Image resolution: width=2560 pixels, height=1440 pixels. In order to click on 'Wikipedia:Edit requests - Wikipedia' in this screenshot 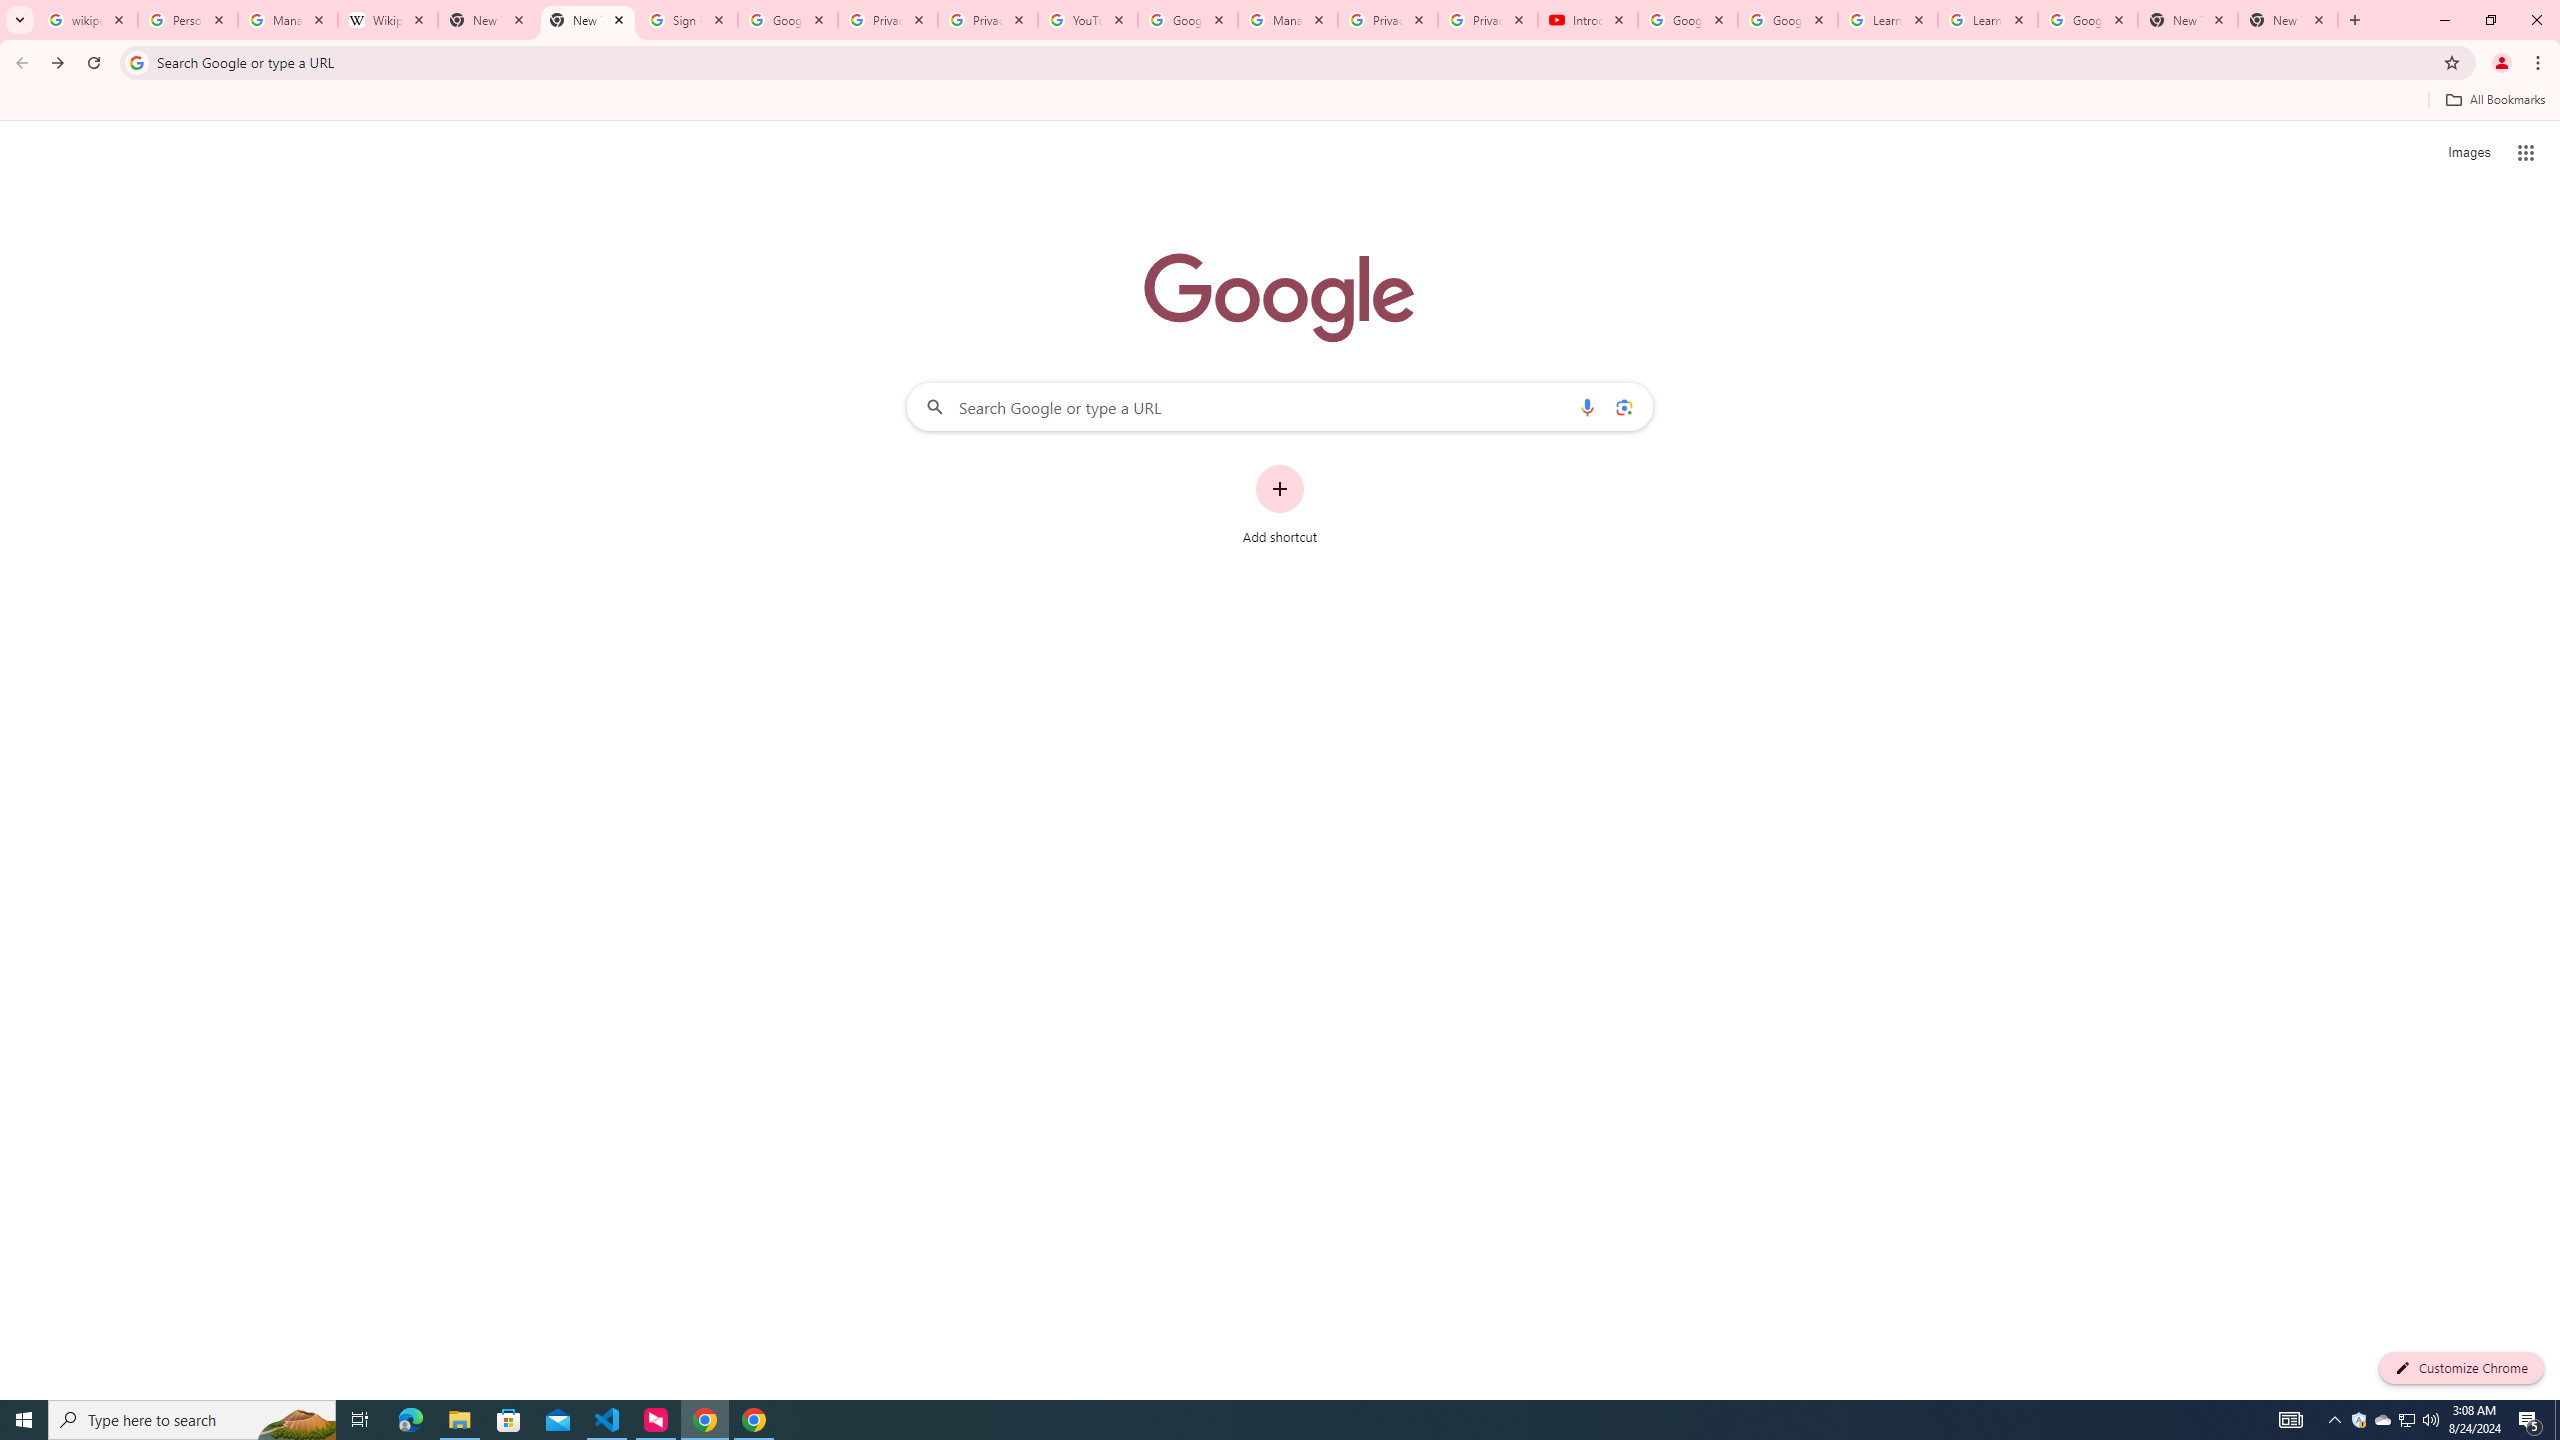, I will do `click(388, 19)`.